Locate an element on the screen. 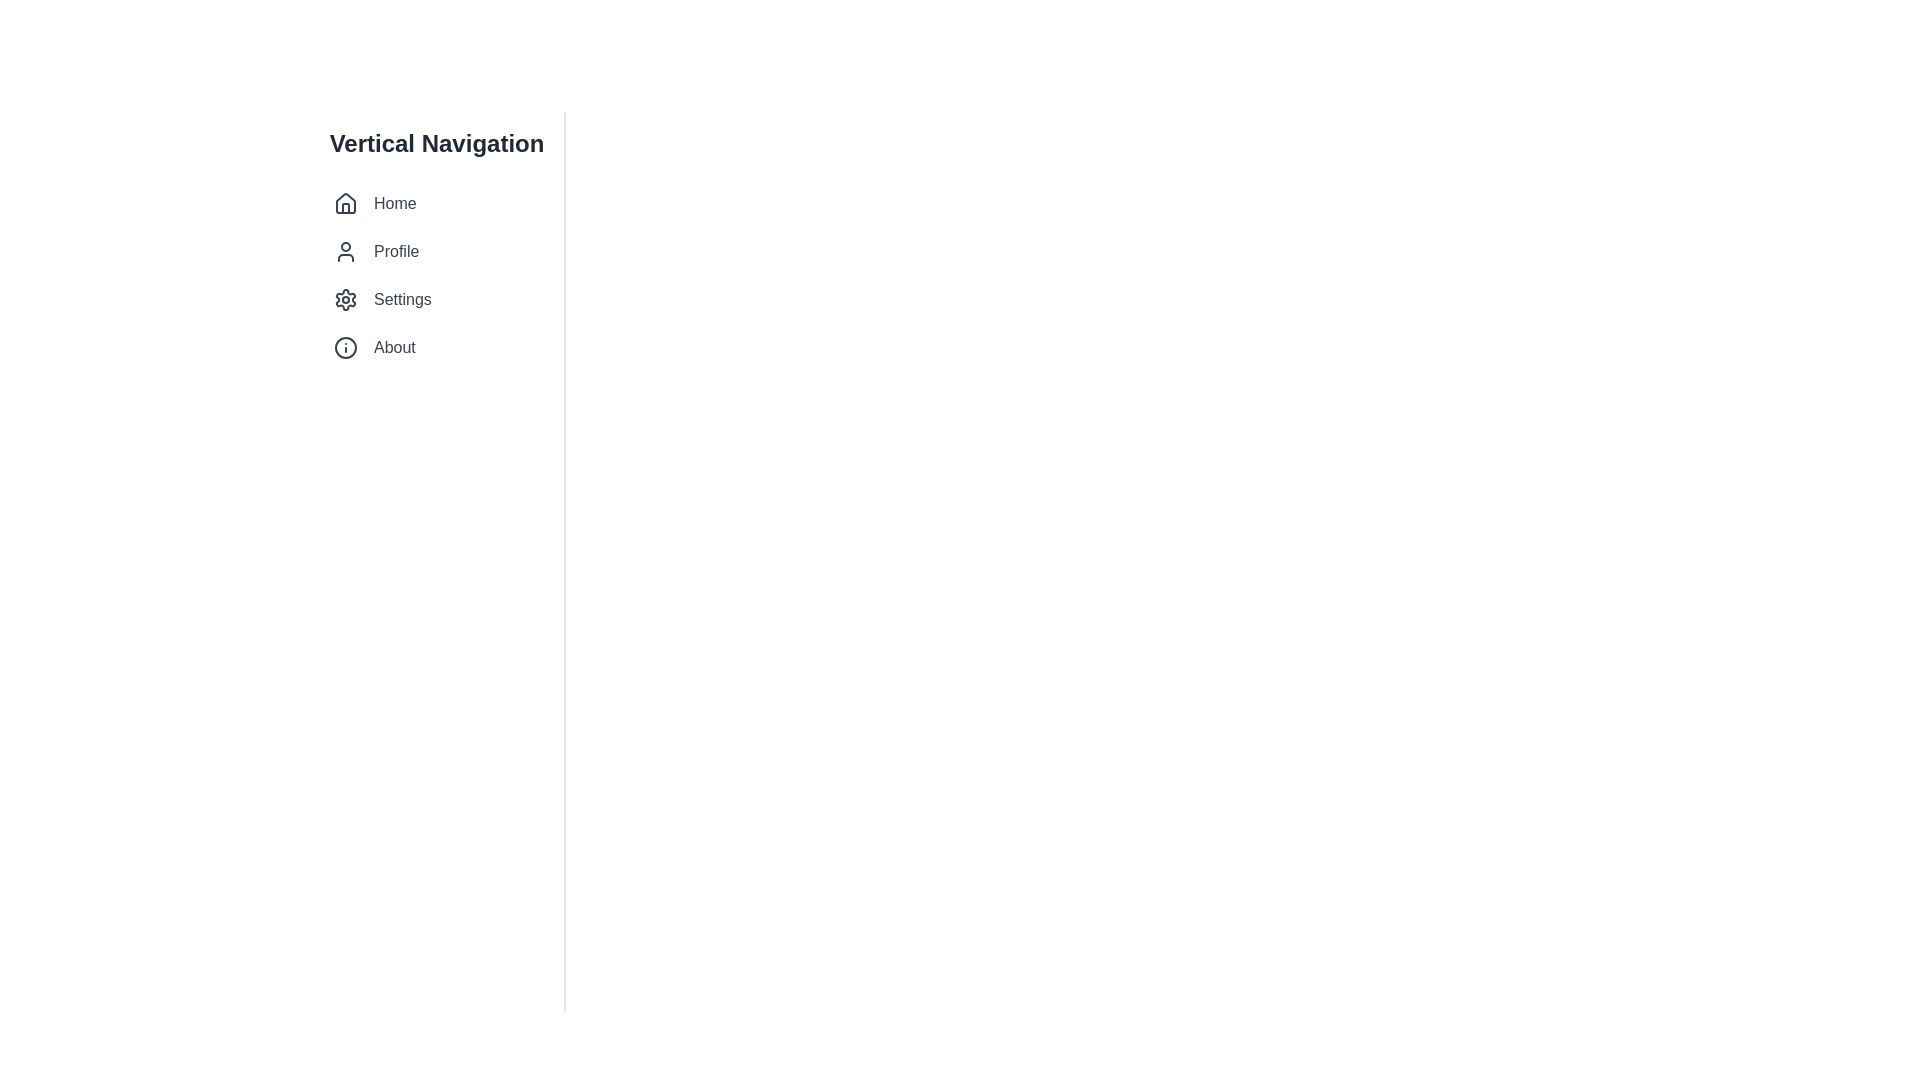  the circular information icon located in the vertical navigation bar is located at coordinates (345, 346).